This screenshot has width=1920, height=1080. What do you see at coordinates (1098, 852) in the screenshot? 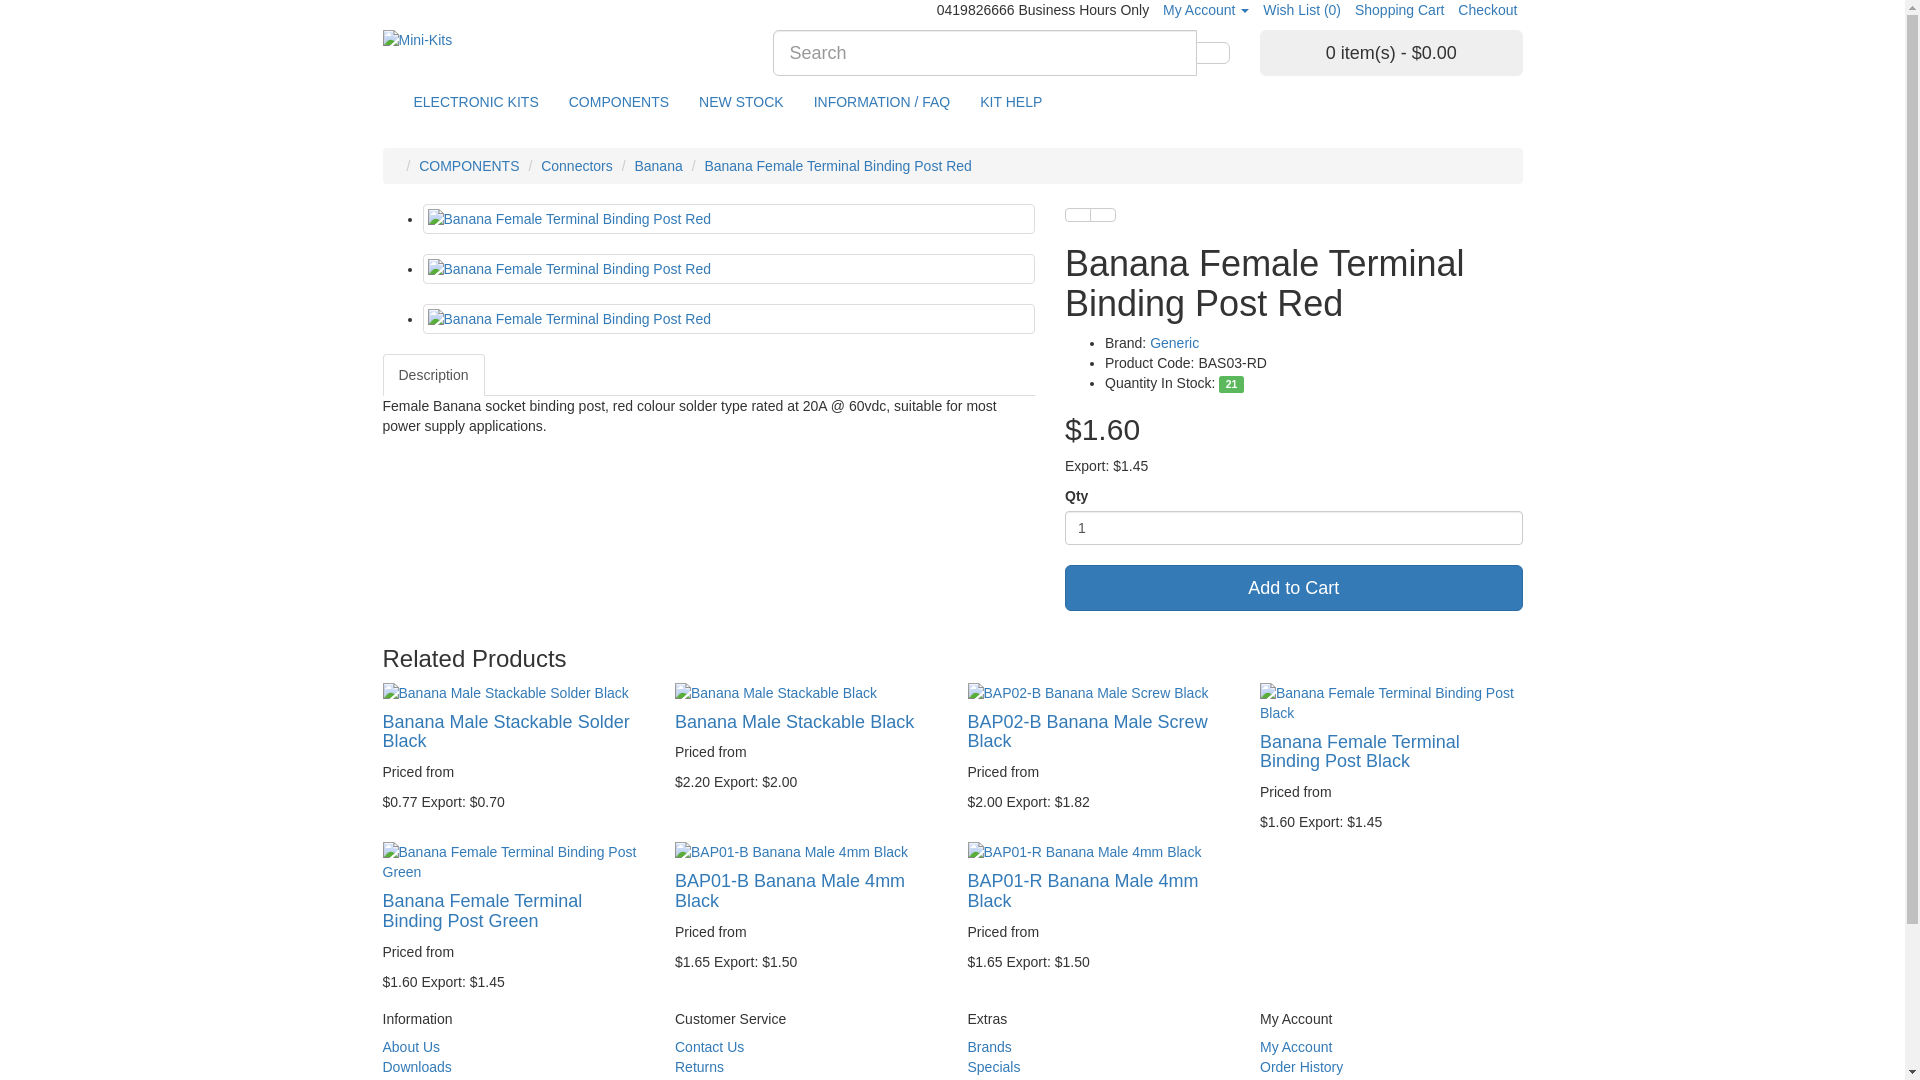
I see `'BAP01-R Banana Male 4mm Black'` at bounding box center [1098, 852].